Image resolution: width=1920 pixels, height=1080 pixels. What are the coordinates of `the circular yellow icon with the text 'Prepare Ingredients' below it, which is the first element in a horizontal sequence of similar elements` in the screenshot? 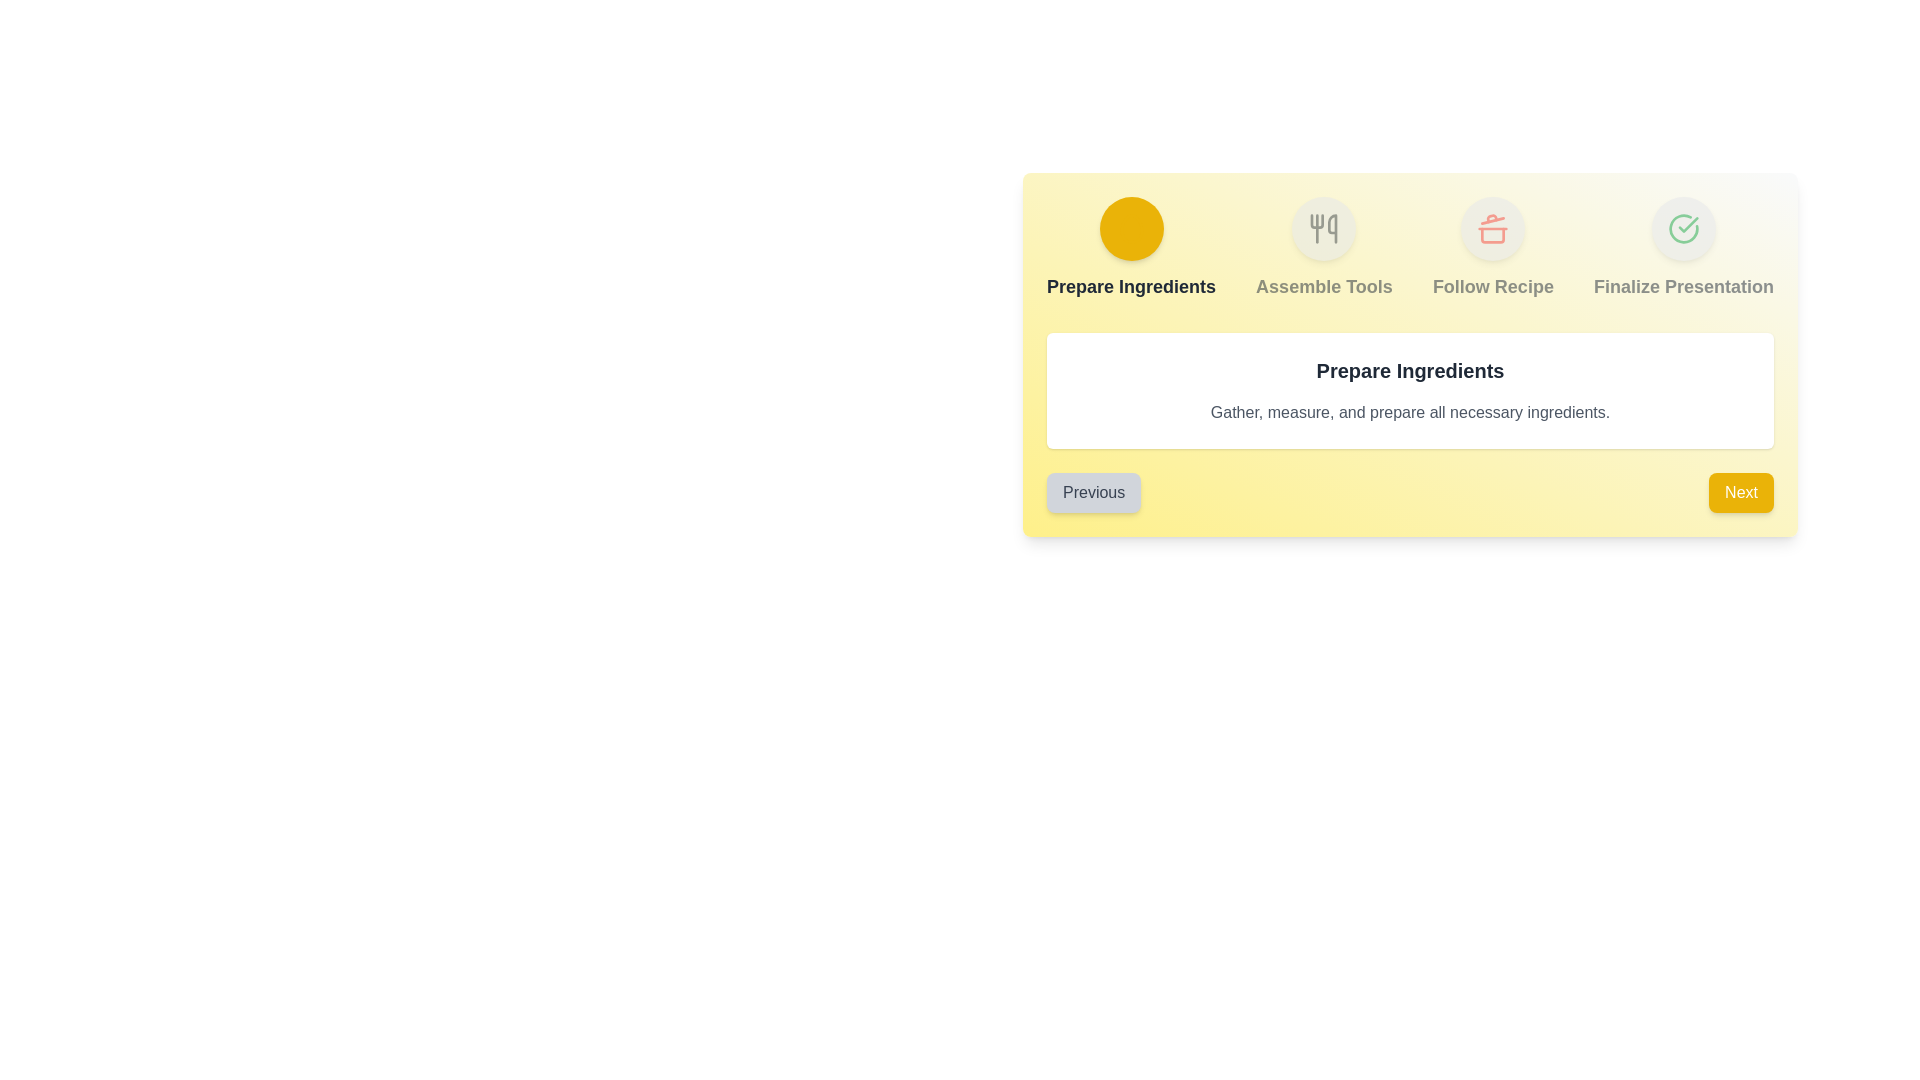 It's located at (1131, 248).